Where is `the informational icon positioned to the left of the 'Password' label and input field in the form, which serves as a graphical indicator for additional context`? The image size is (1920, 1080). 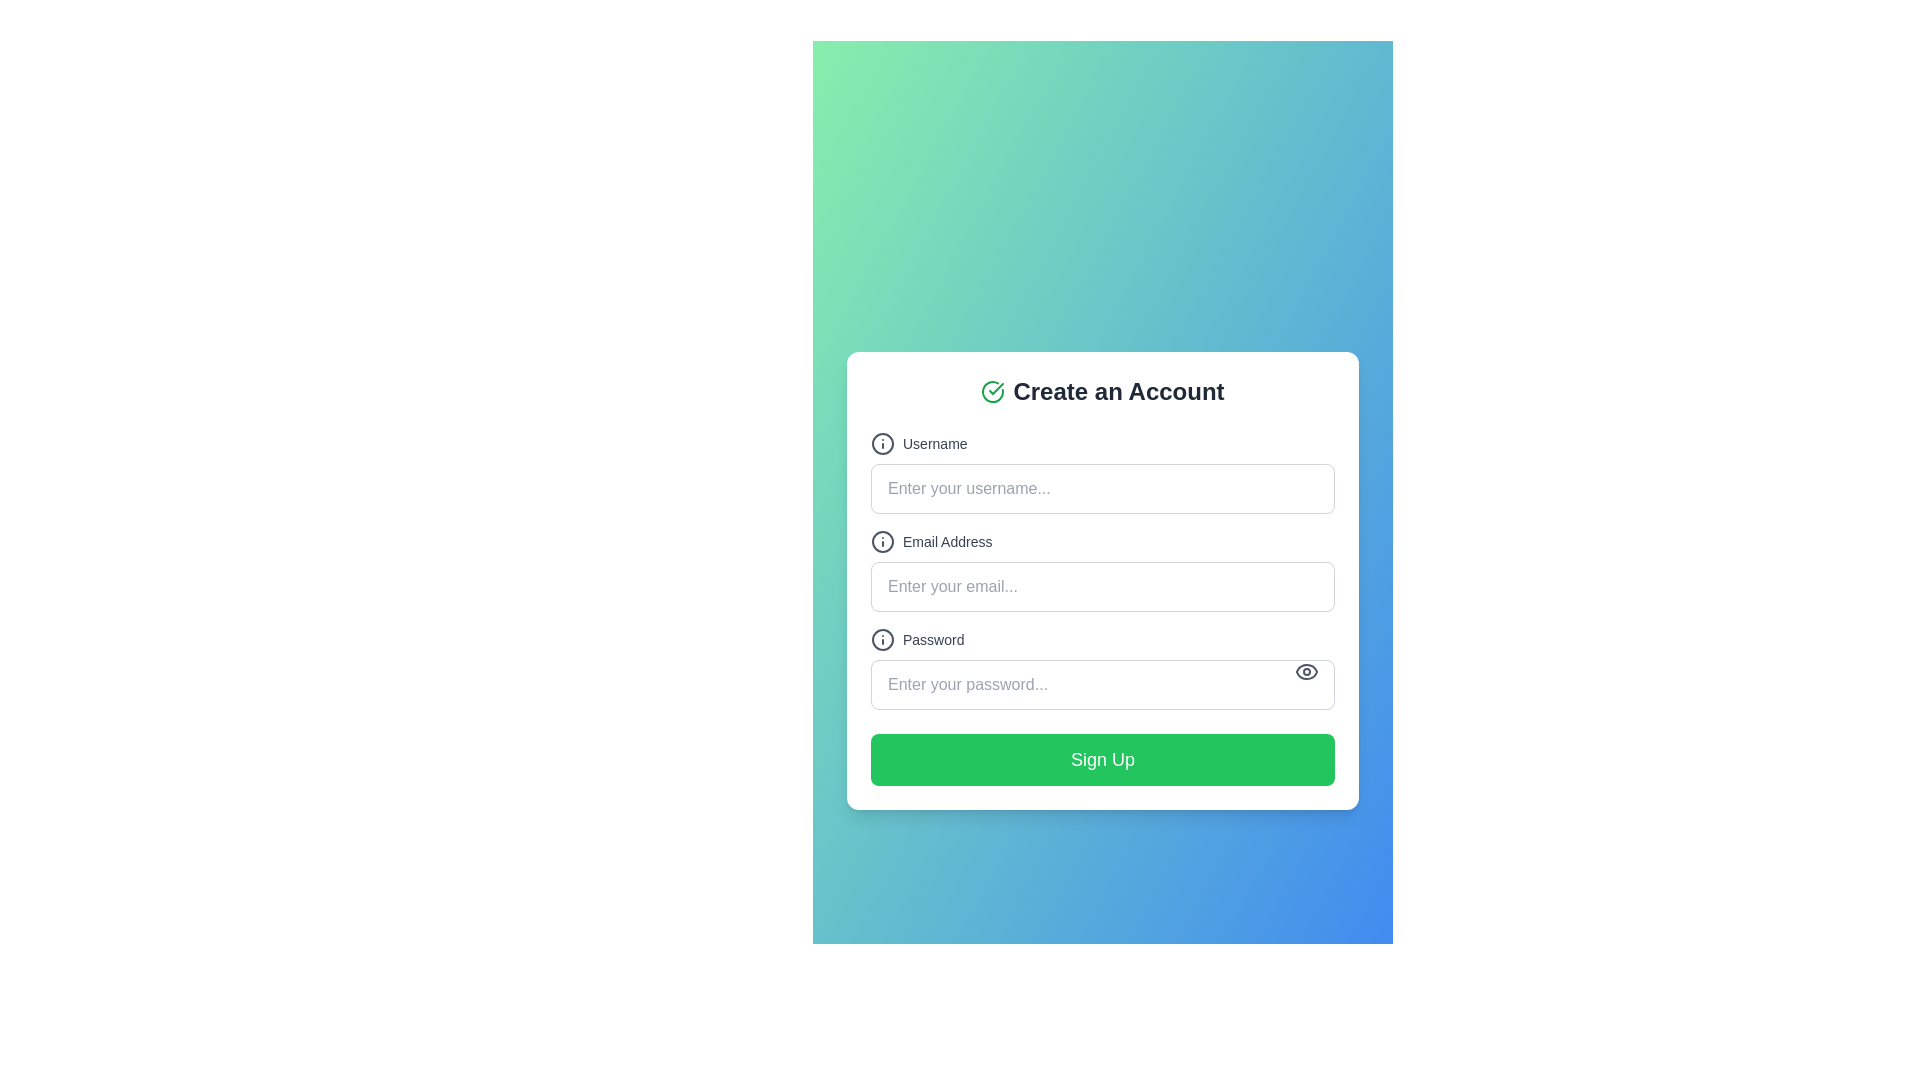
the informational icon positioned to the left of the 'Password' label and input field in the form, which serves as a graphical indicator for additional context is located at coordinates (882, 640).